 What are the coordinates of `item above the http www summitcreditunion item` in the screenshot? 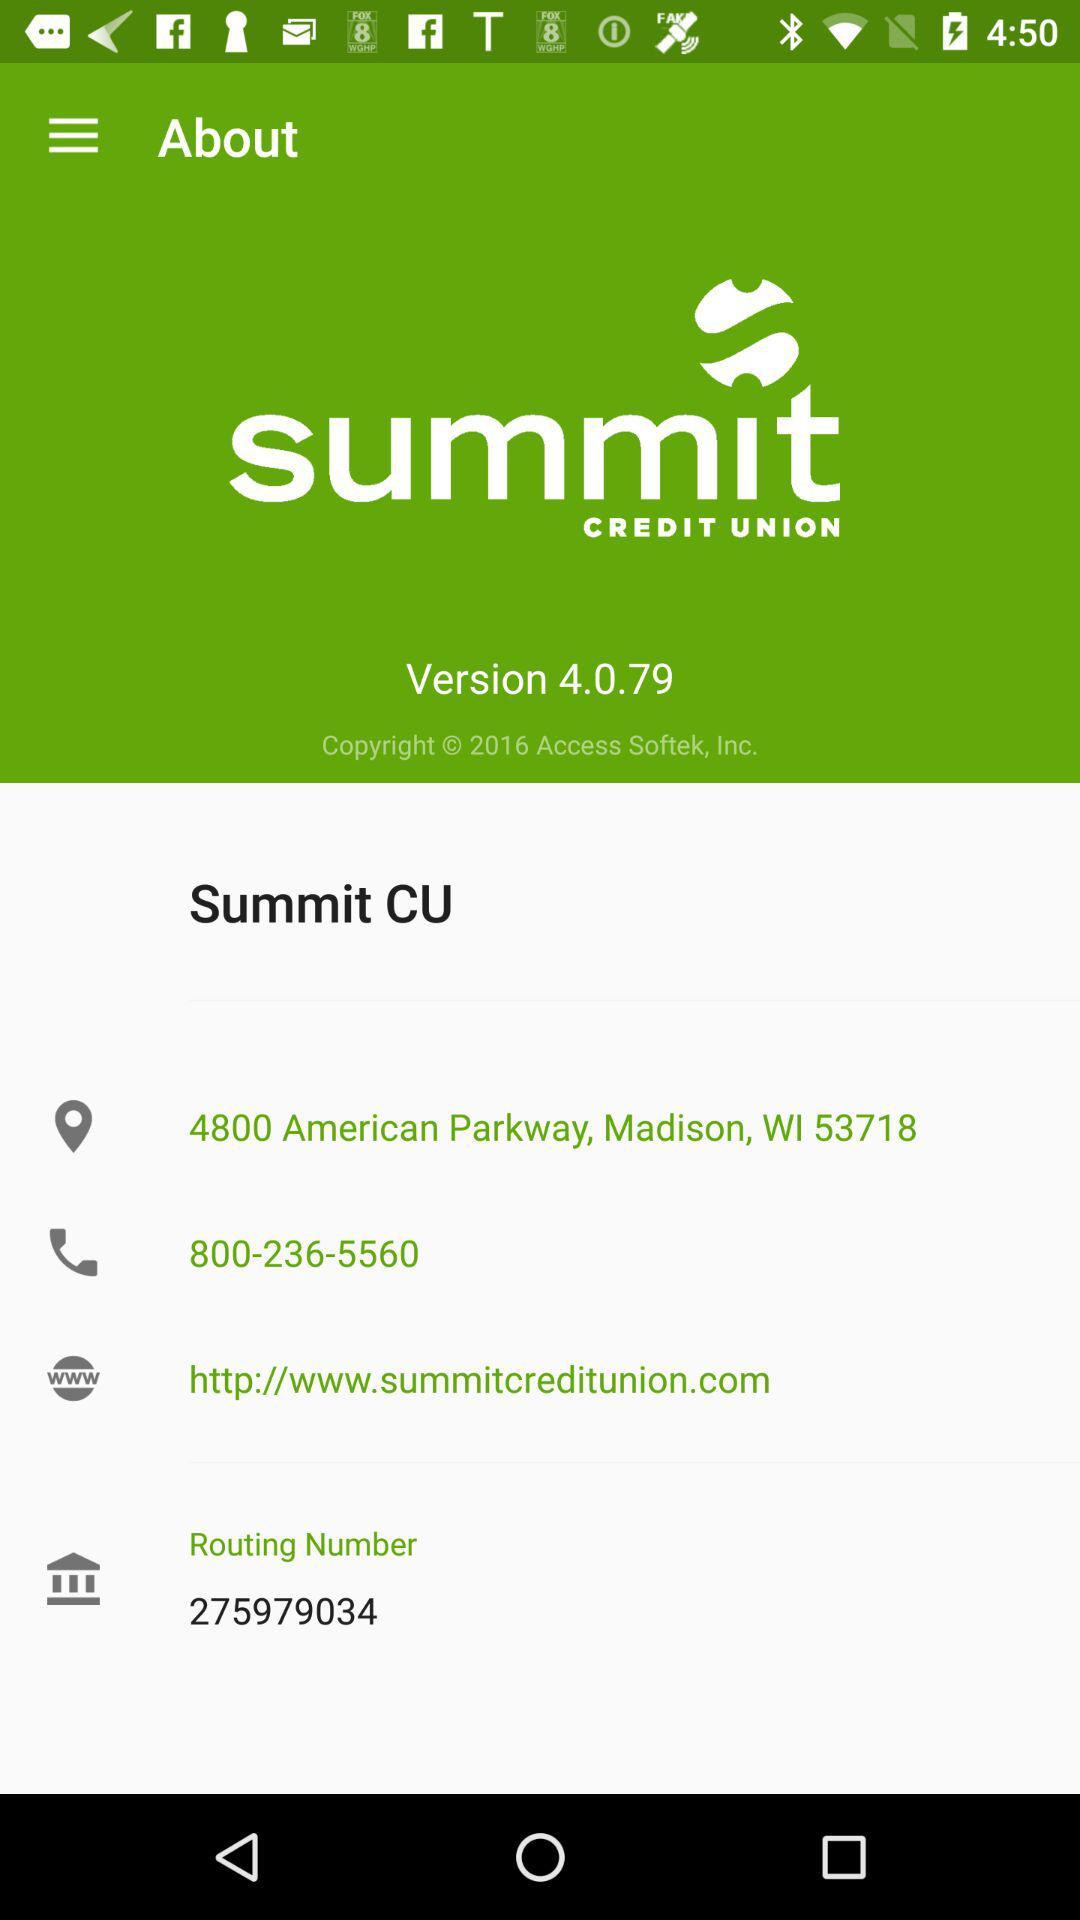 It's located at (612, 1251).